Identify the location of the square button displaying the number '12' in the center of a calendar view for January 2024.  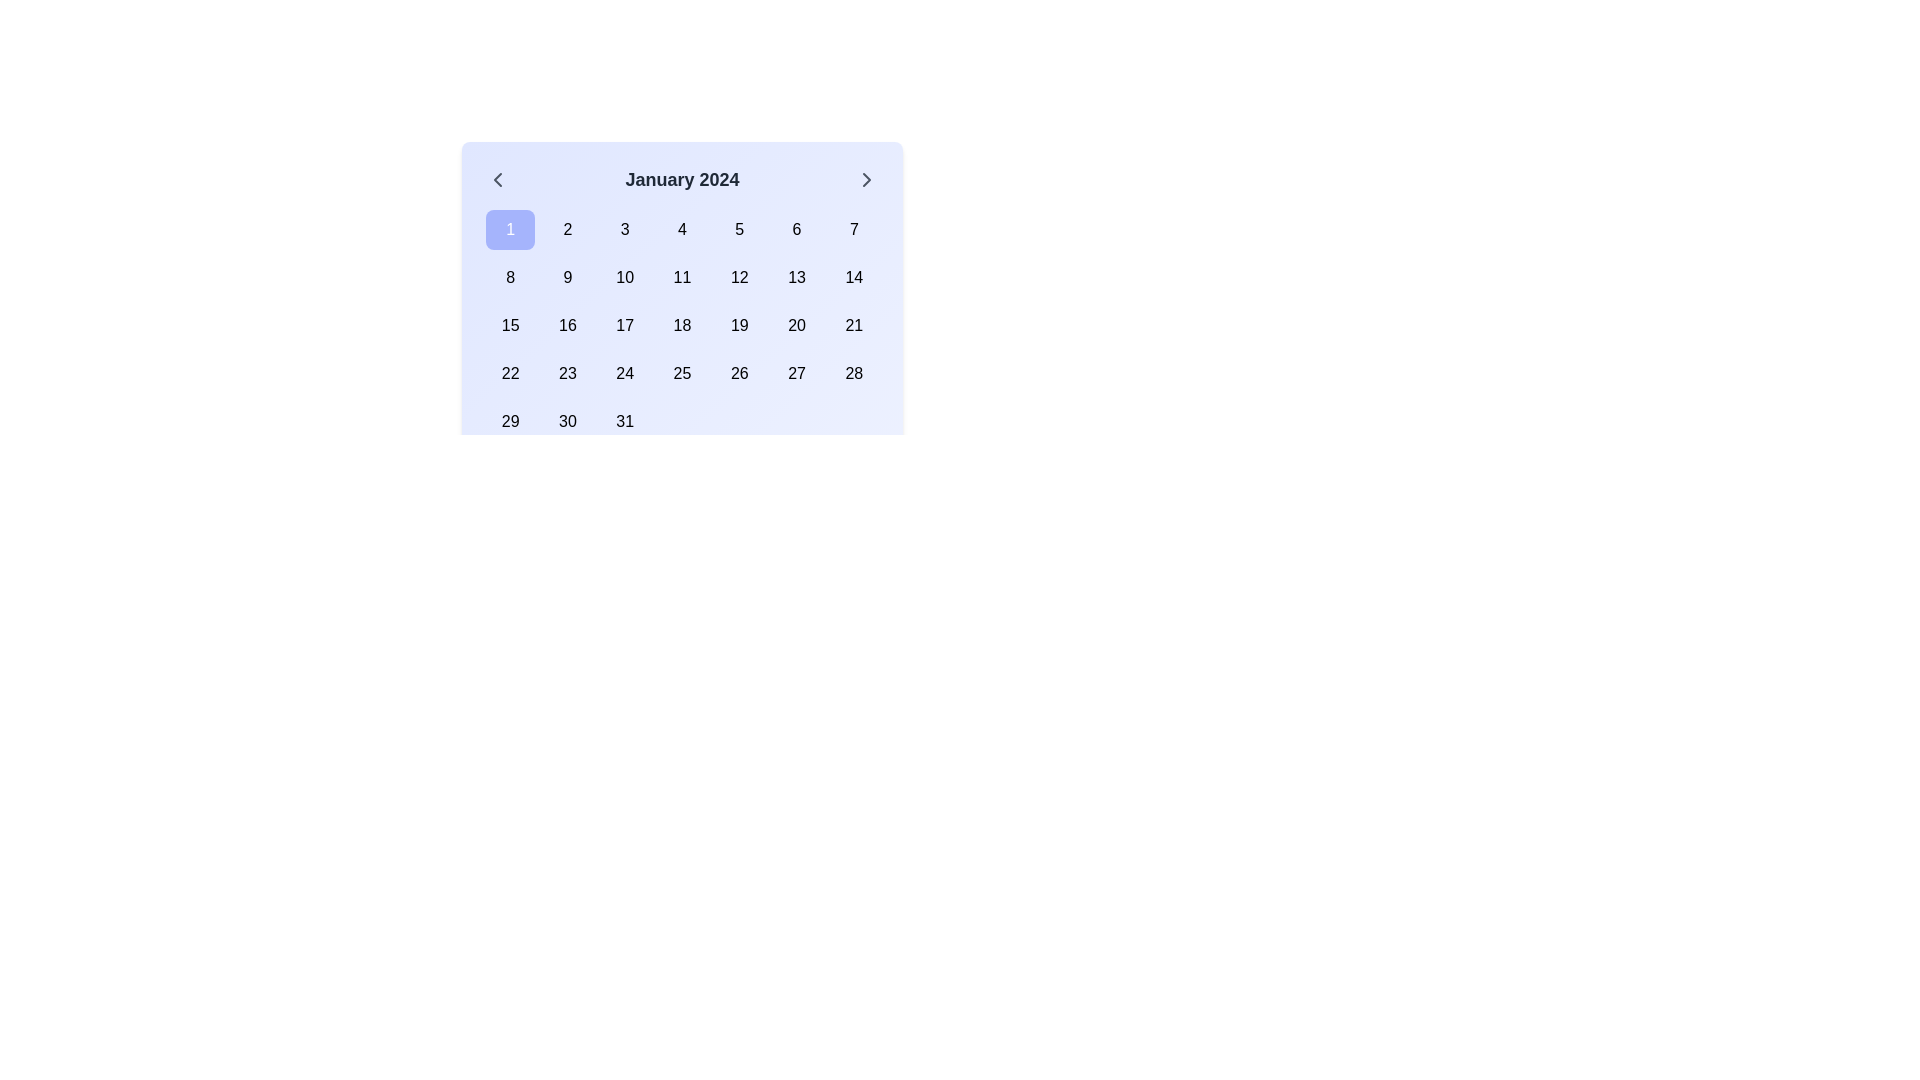
(738, 277).